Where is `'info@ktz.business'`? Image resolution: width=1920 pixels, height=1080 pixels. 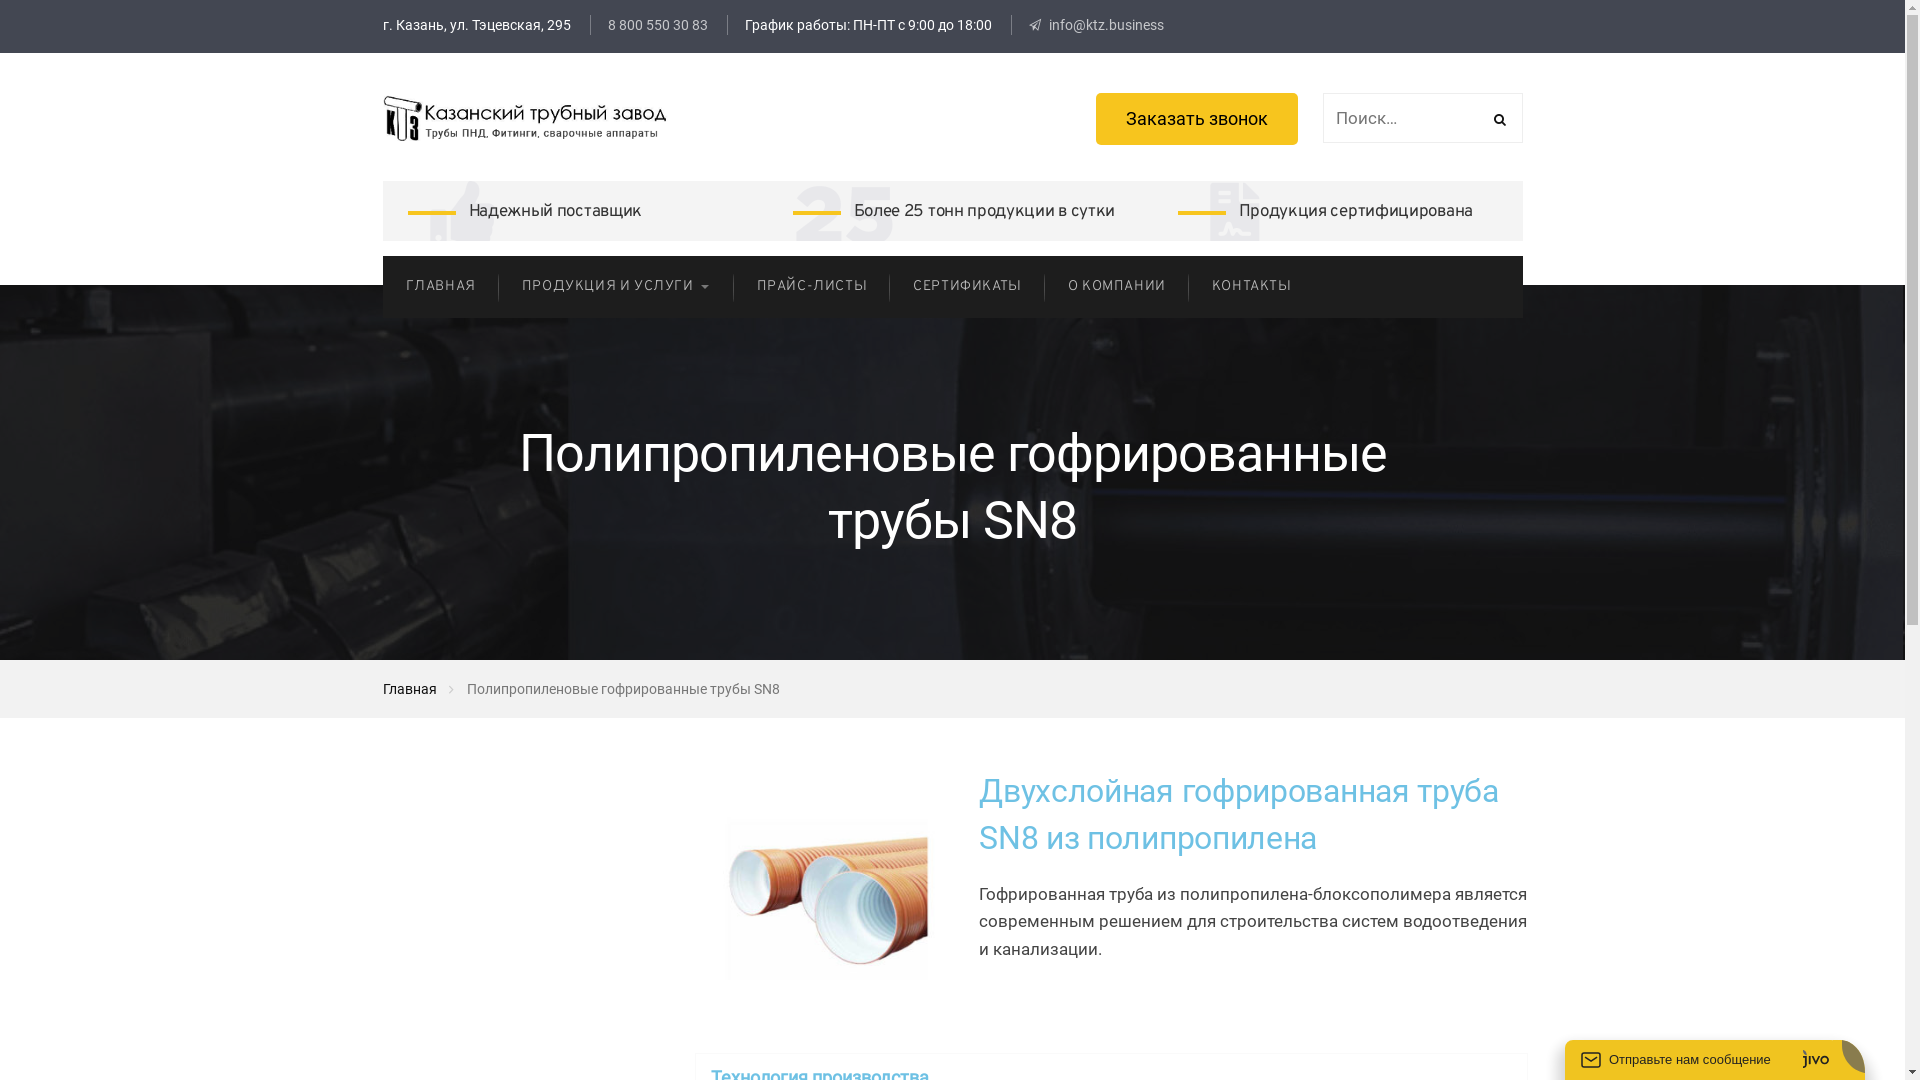 'info@ktz.business' is located at coordinates (1094, 24).